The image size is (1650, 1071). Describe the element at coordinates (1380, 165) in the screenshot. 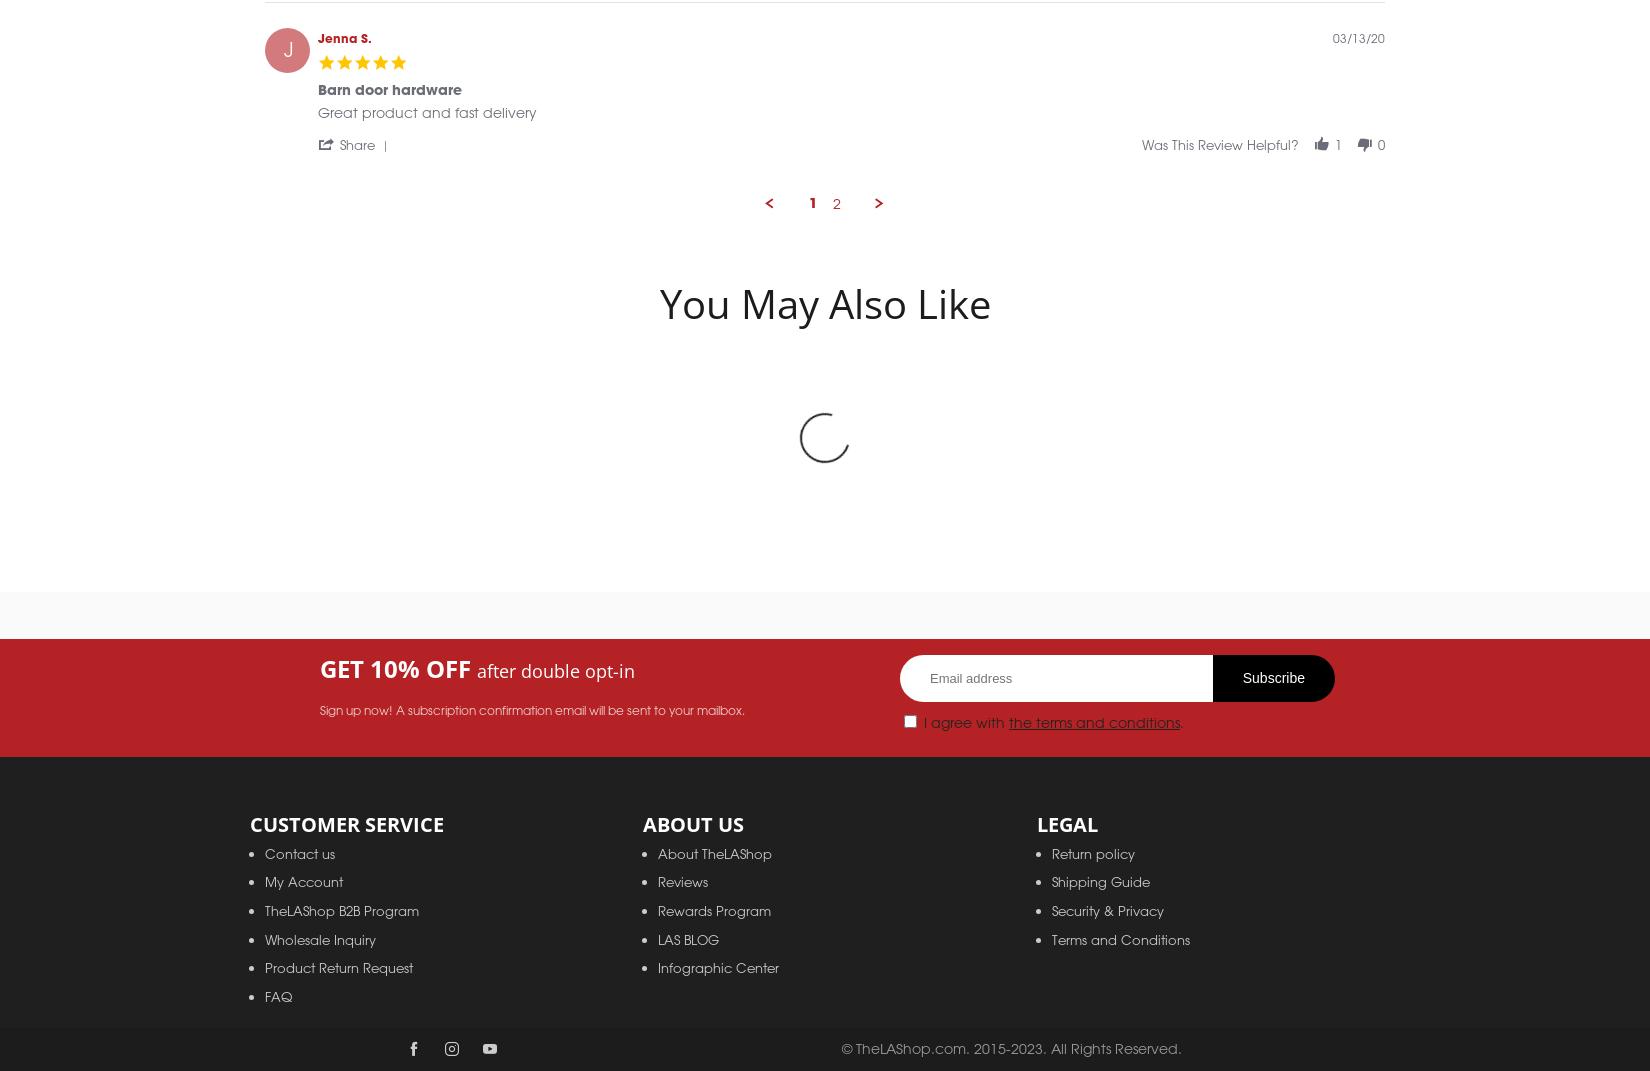

I see `'0'` at that location.